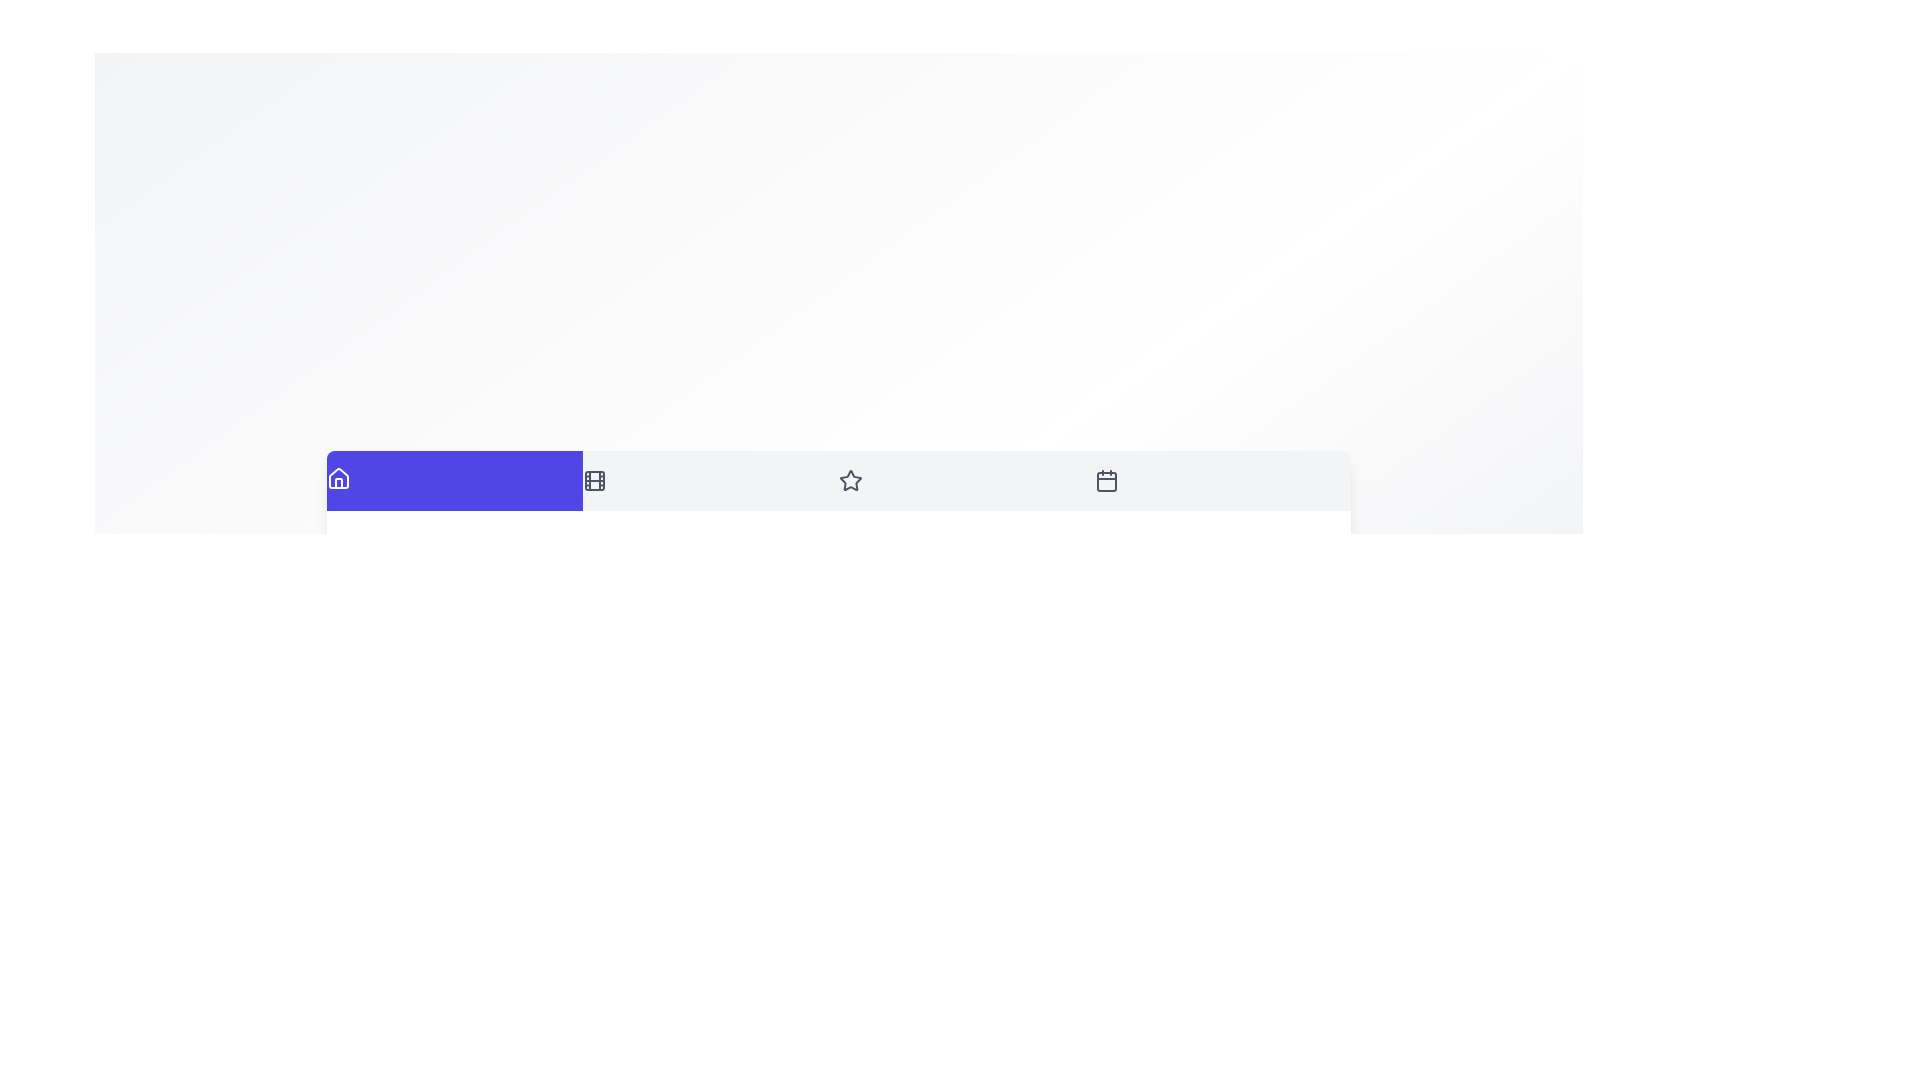 The width and height of the screenshot is (1920, 1080). What do you see at coordinates (594, 480) in the screenshot?
I see `the Icon component representing a film or media context, located in the bottom menu bar, second from the left, next to the home and star-shaped icons` at bounding box center [594, 480].